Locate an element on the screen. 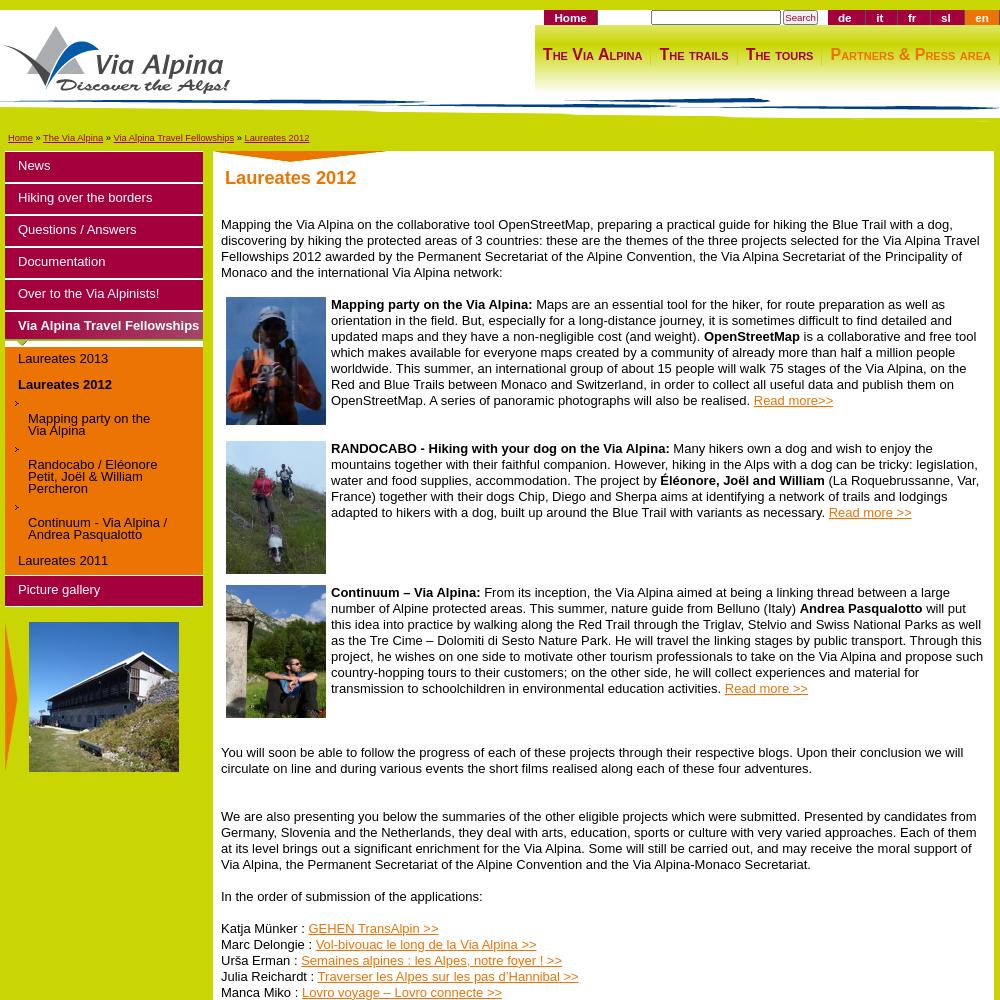 The height and width of the screenshot is (1000, 1000). 'Over to the Via Alpinists!' is located at coordinates (87, 293).